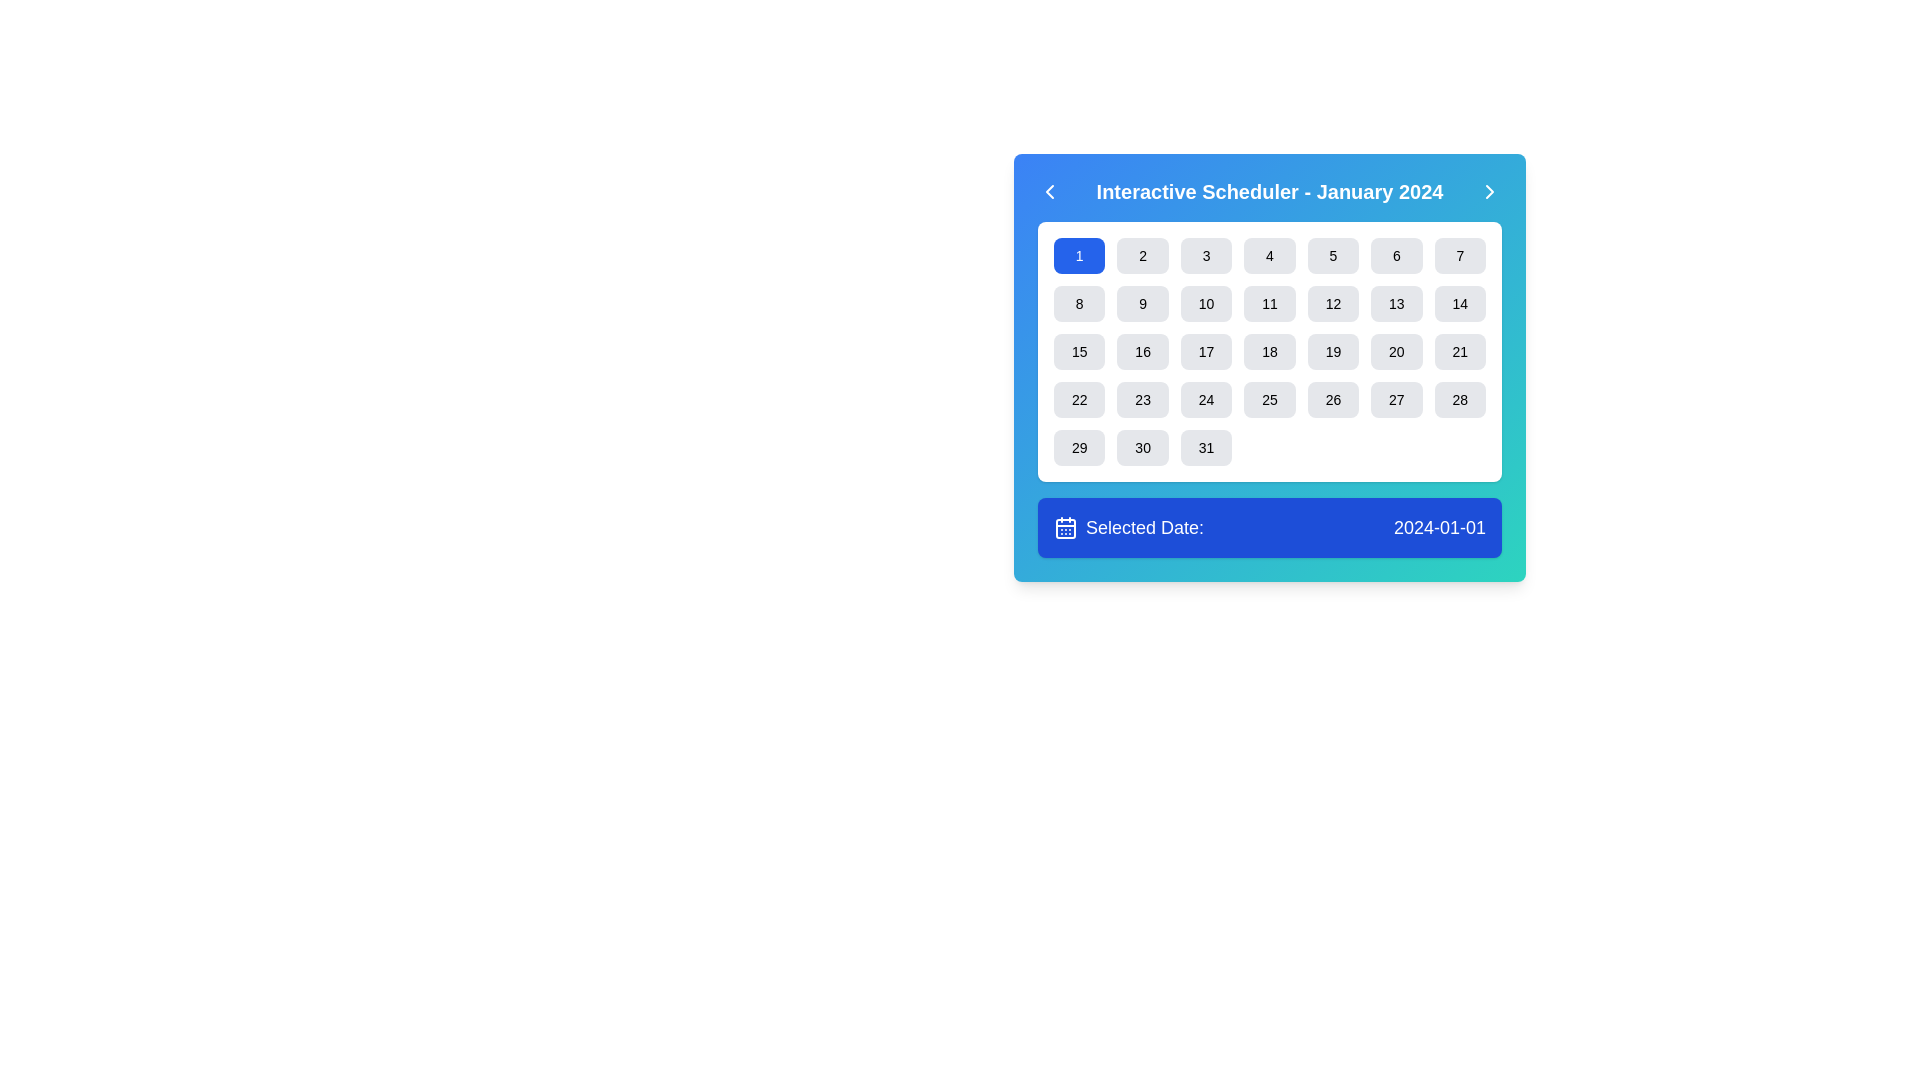  I want to click on the leftmost Icon button in the header bar of the 'Interactive Scheduler - January 2024', so click(1049, 192).